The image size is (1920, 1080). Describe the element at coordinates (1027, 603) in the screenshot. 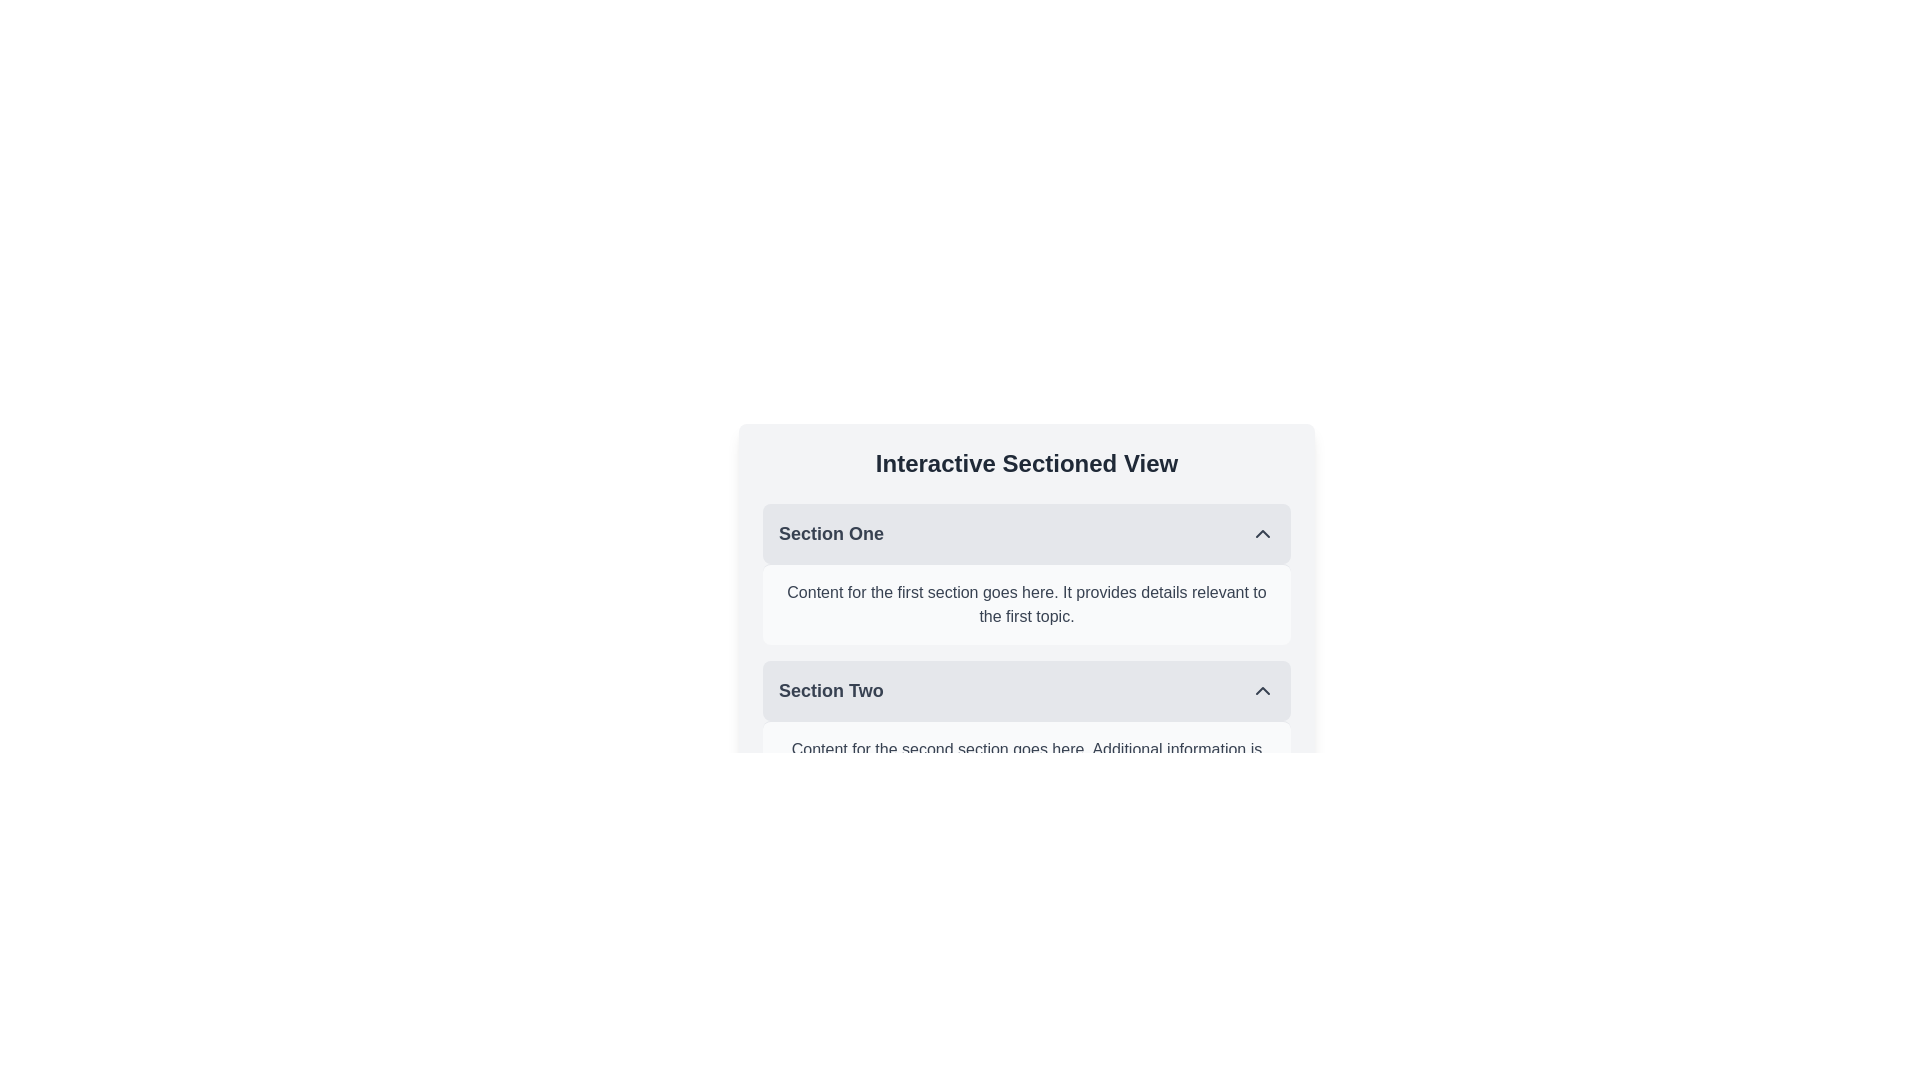

I see `the Text Display Box that contains gray text on a light gray rounded rectangle background, which is part of the collapsible section named 'Section One'` at that location.